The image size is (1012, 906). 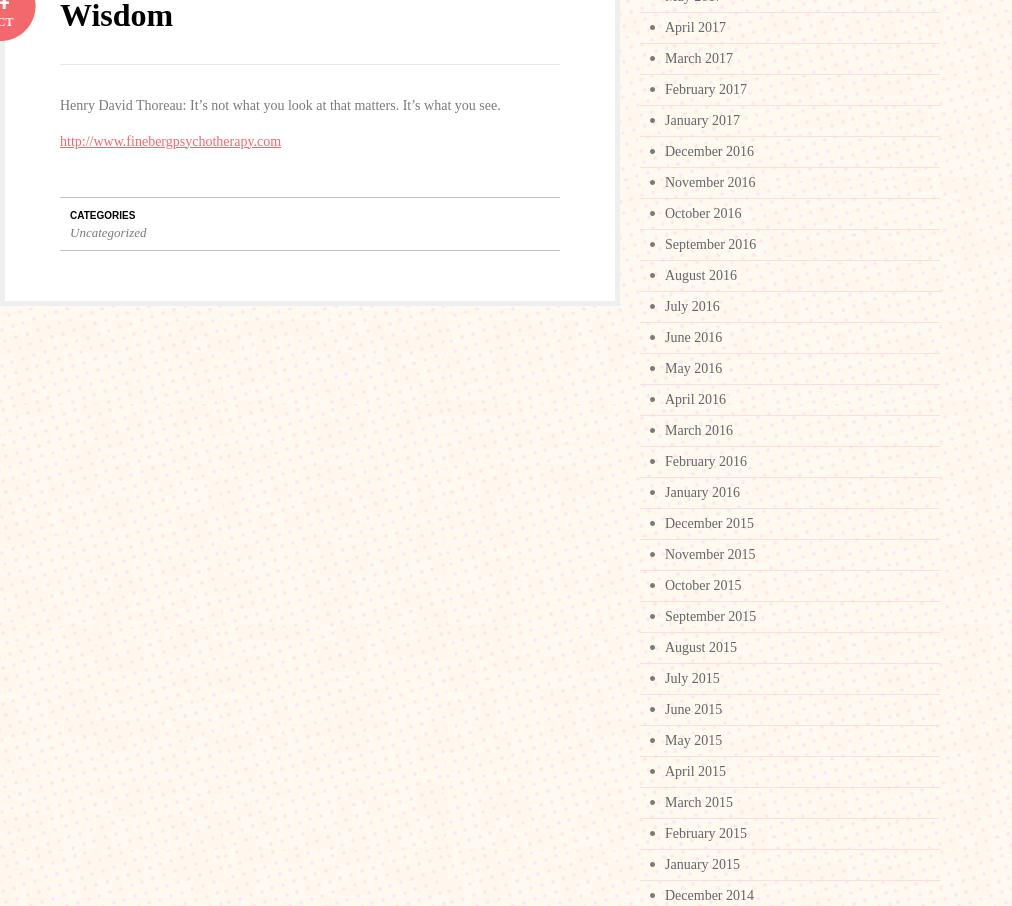 What do you see at coordinates (698, 802) in the screenshot?
I see `'March 2015'` at bounding box center [698, 802].